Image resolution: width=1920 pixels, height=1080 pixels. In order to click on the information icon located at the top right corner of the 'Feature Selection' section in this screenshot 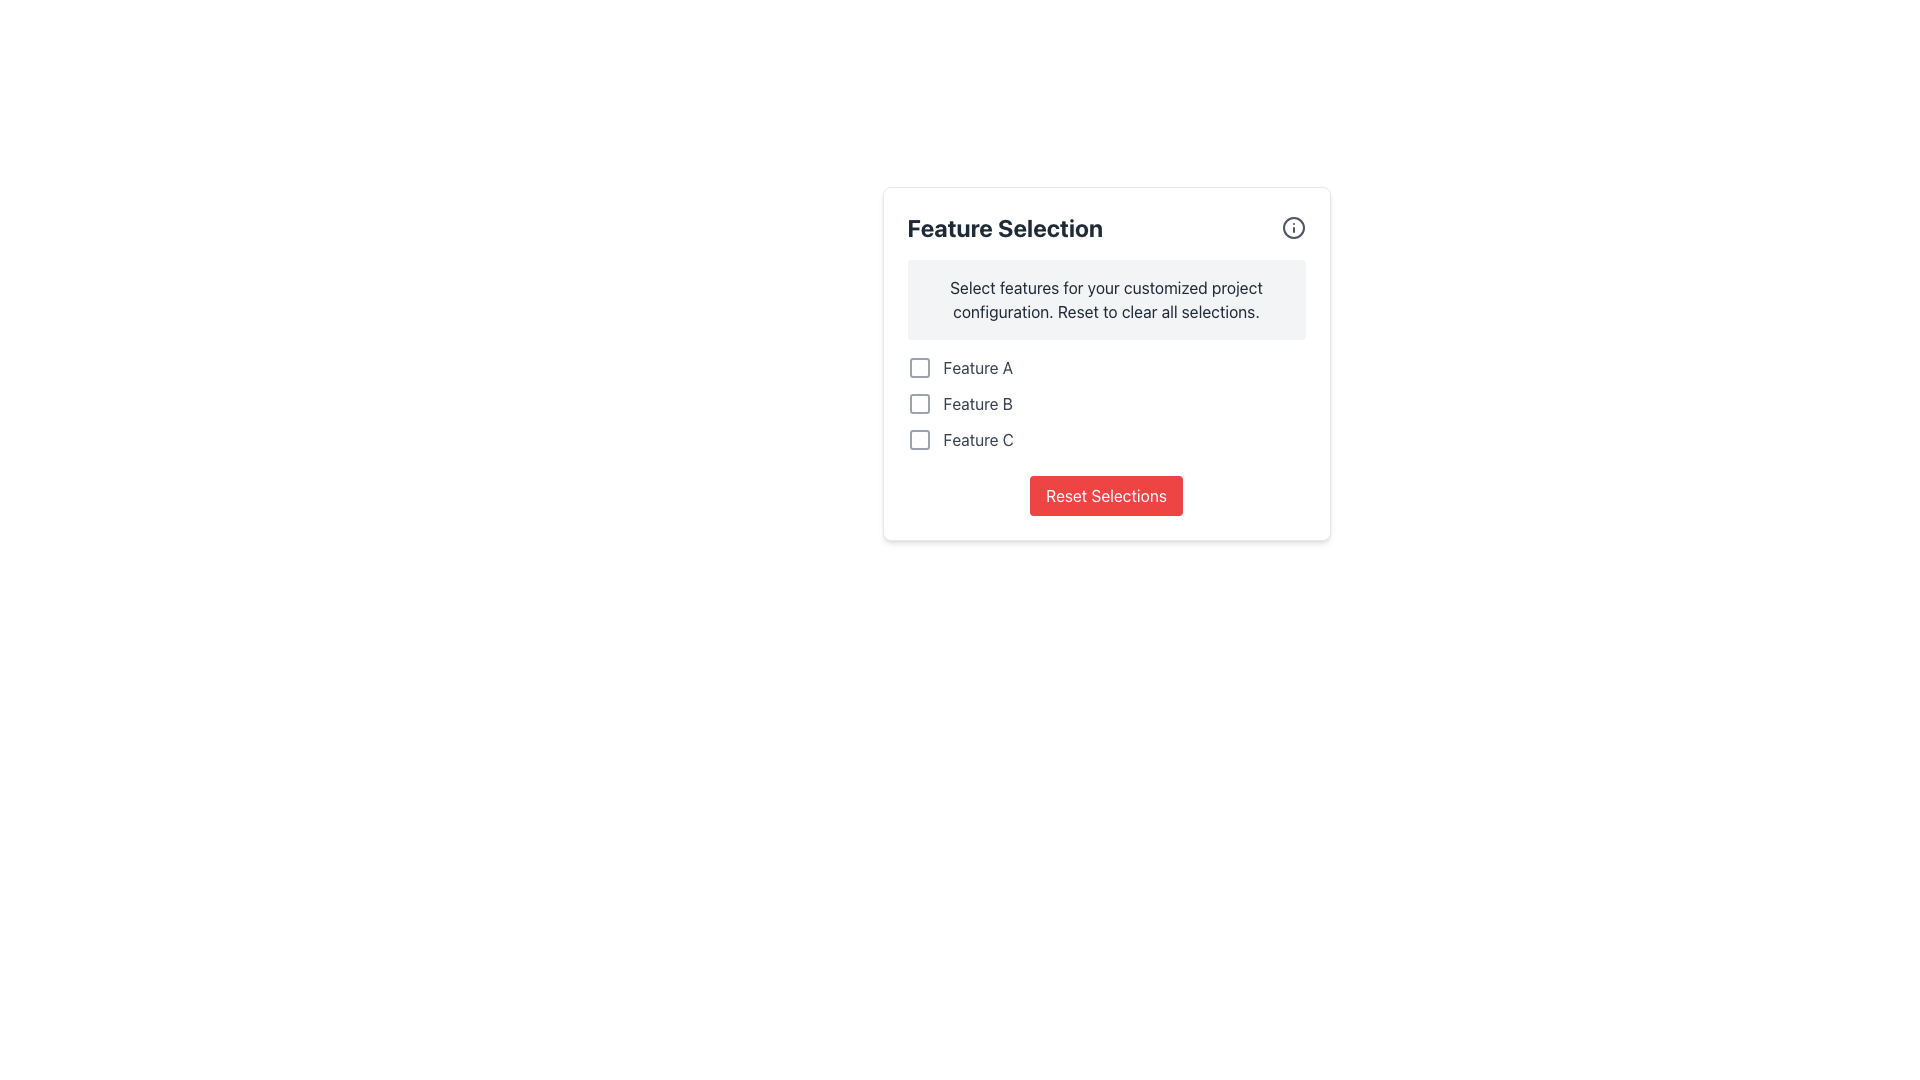, I will do `click(1293, 226)`.